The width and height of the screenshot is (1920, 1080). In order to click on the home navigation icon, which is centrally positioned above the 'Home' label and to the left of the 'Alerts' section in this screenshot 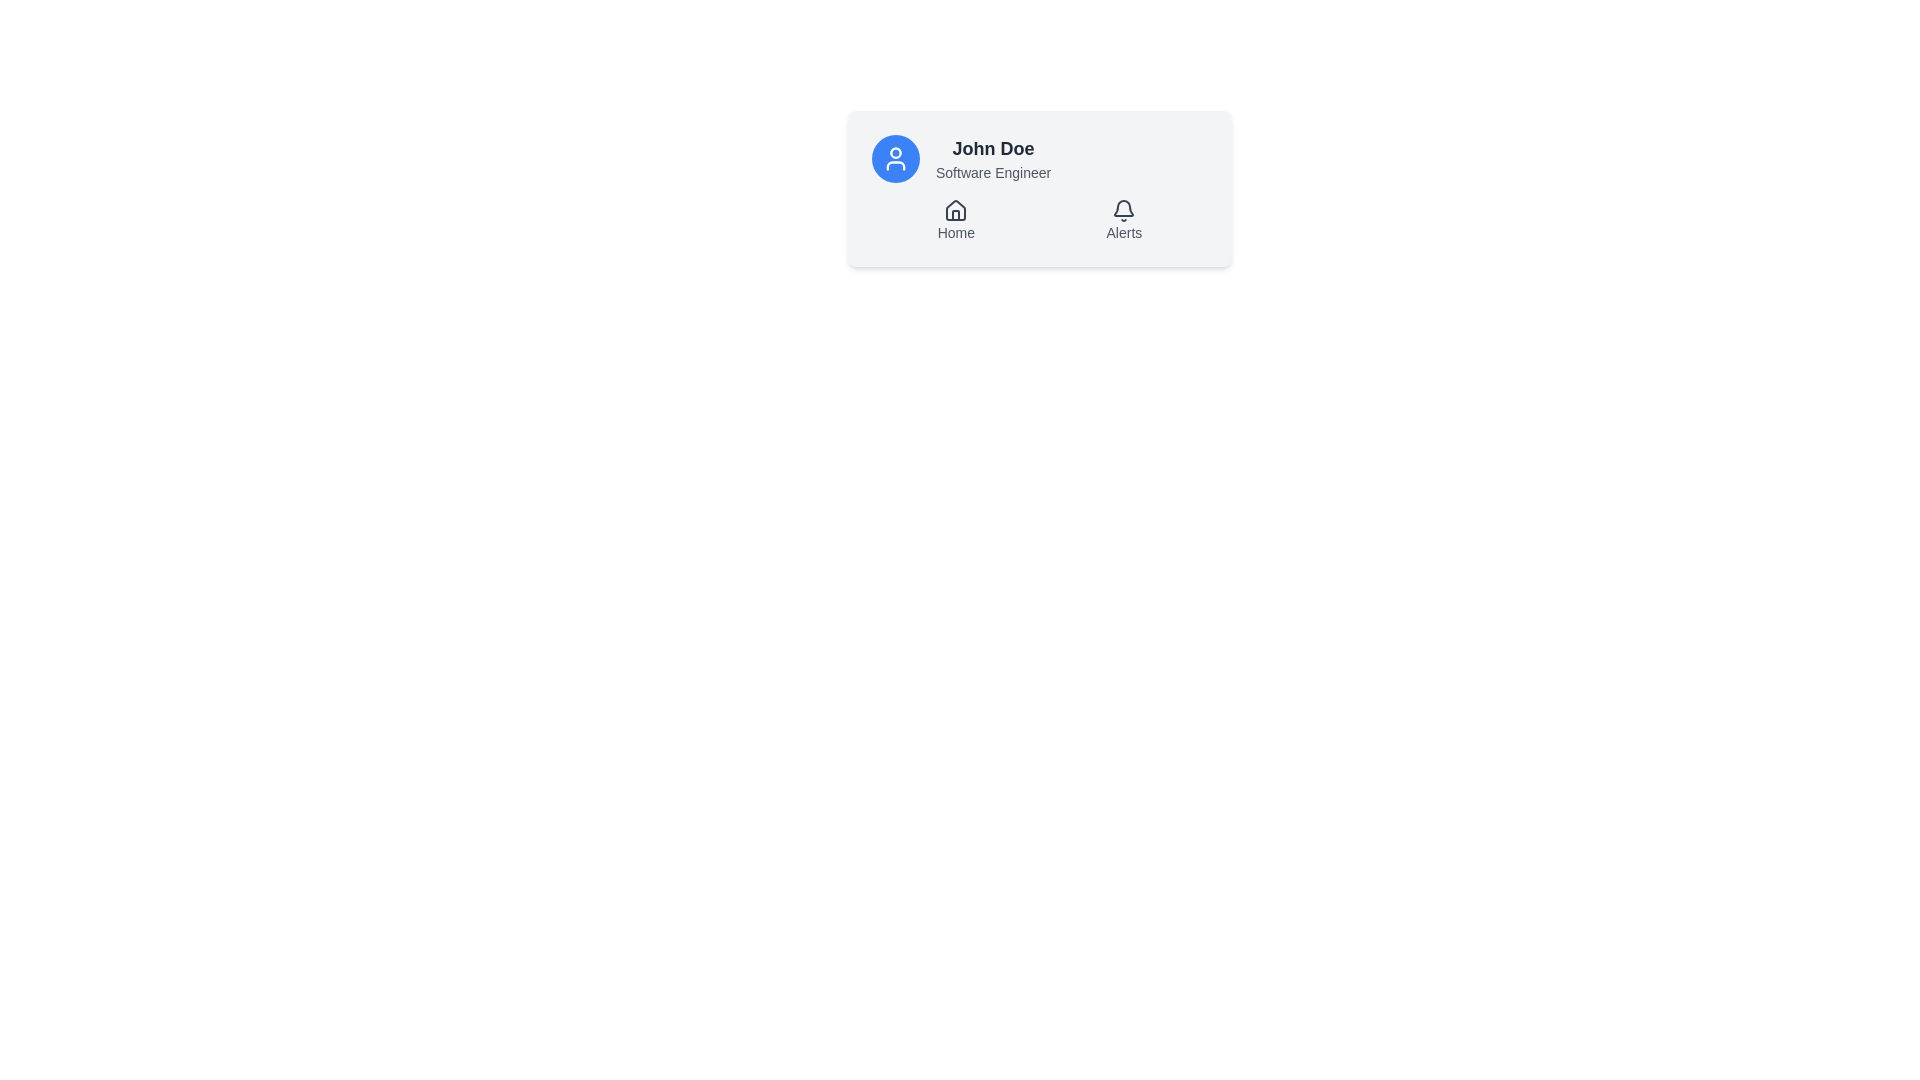, I will do `click(955, 211)`.